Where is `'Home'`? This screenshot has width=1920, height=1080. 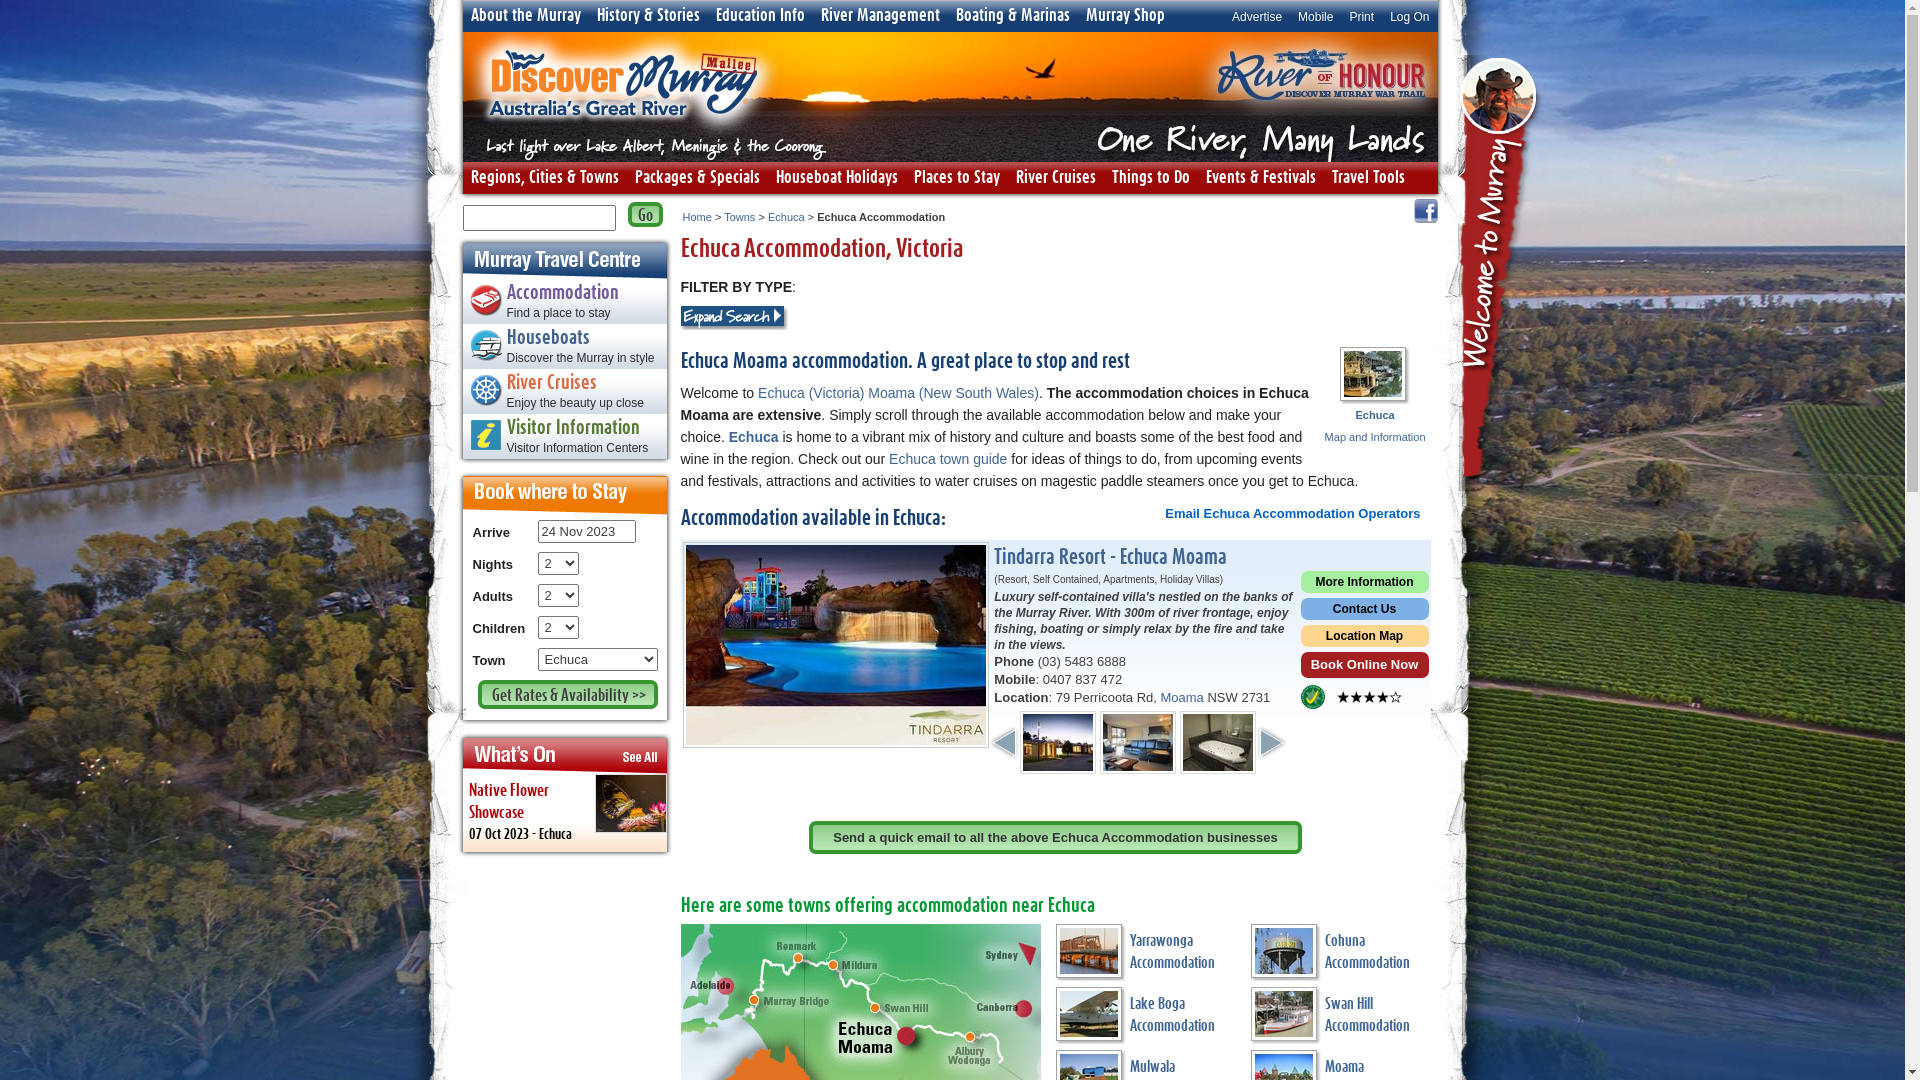
'Home' is located at coordinates (696, 216).